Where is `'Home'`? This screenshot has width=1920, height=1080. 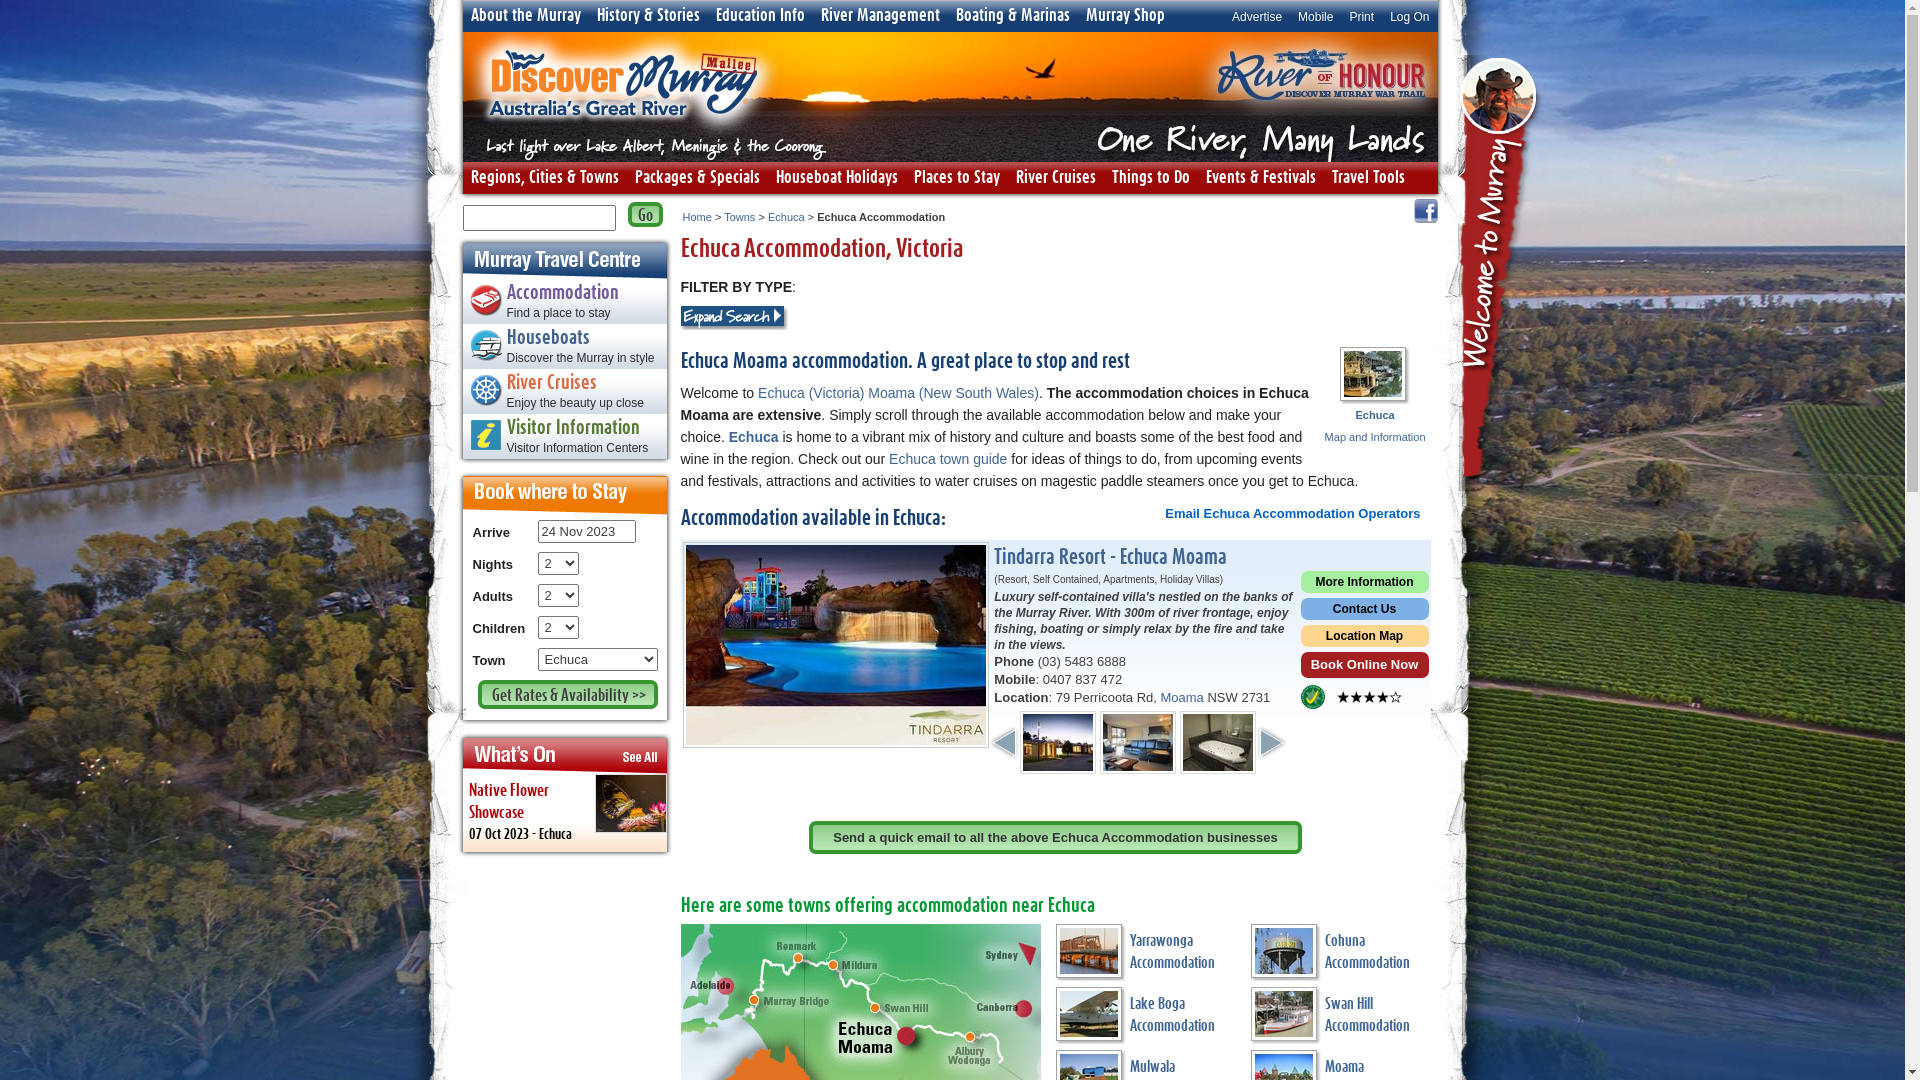
'Home' is located at coordinates (696, 216).